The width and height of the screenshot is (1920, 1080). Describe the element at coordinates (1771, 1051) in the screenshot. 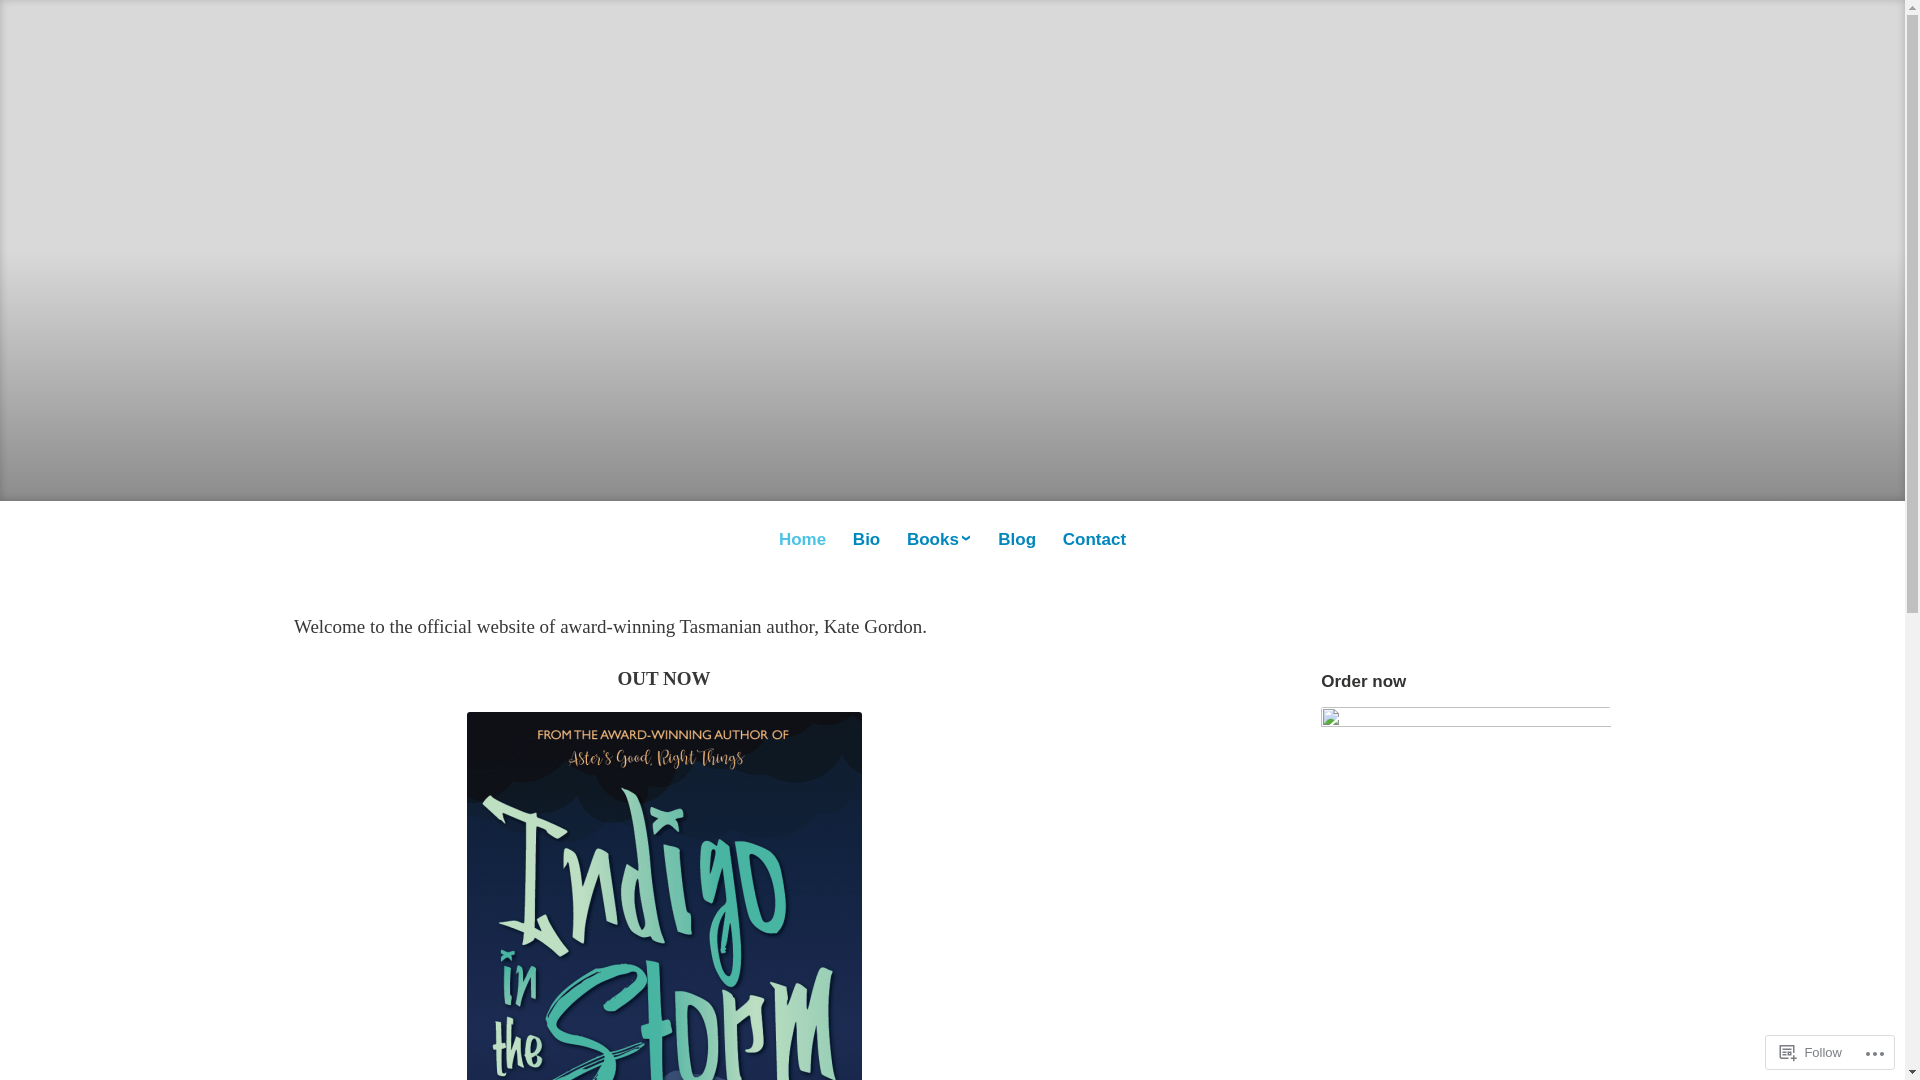

I see `'Follow'` at that location.